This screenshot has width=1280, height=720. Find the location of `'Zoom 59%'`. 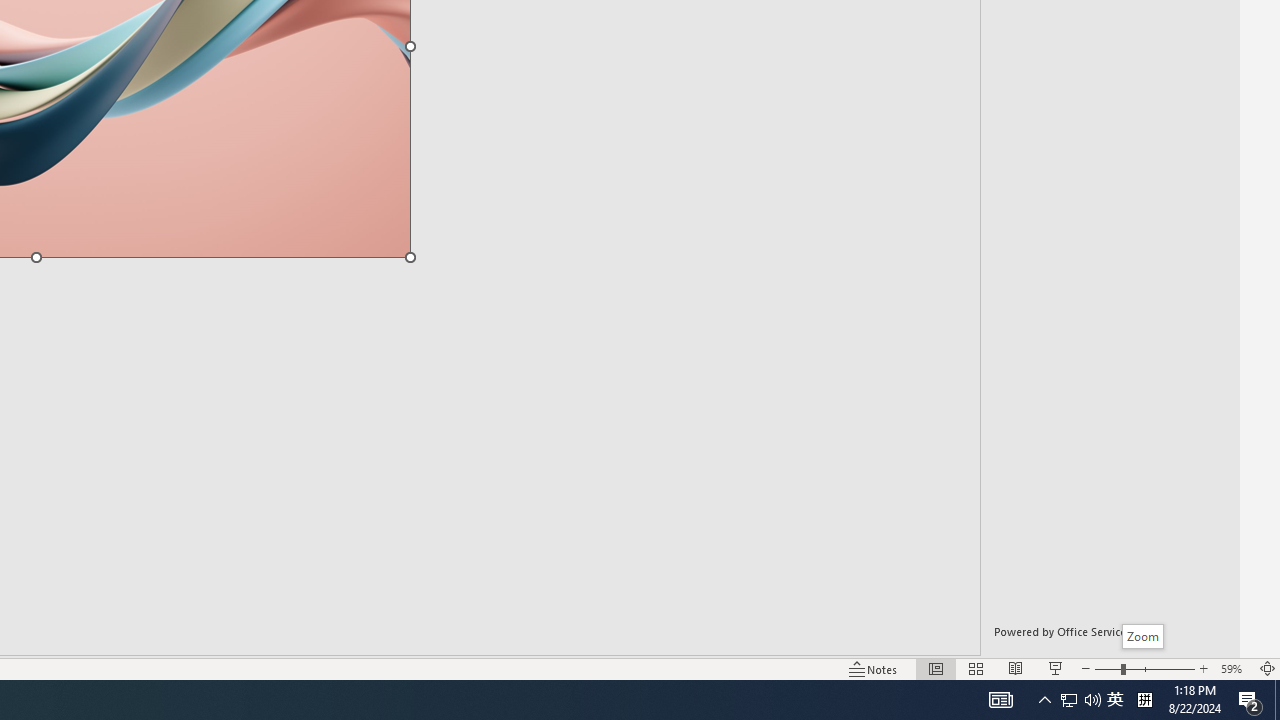

'Zoom 59%' is located at coordinates (1233, 669).